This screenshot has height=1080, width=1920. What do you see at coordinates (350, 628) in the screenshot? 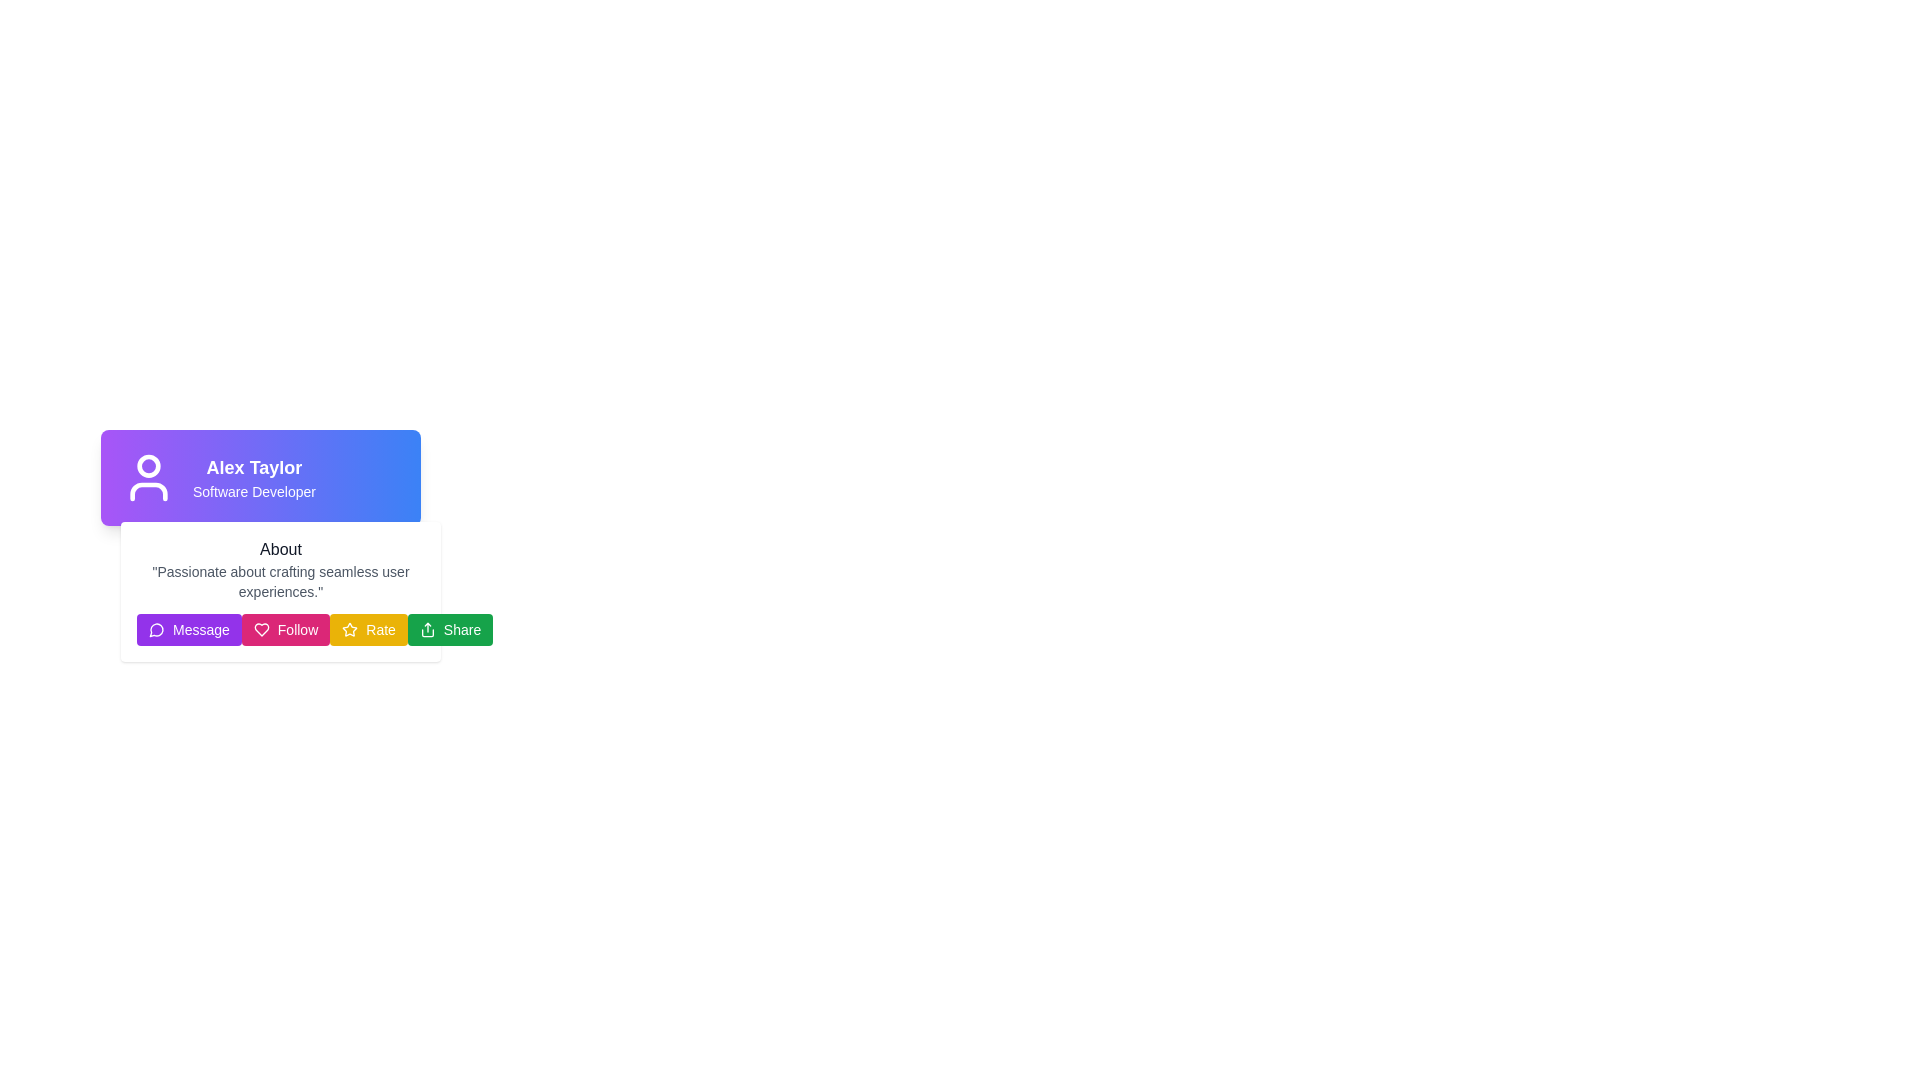
I see `the star icon located towards the center-right portion of the interface` at bounding box center [350, 628].